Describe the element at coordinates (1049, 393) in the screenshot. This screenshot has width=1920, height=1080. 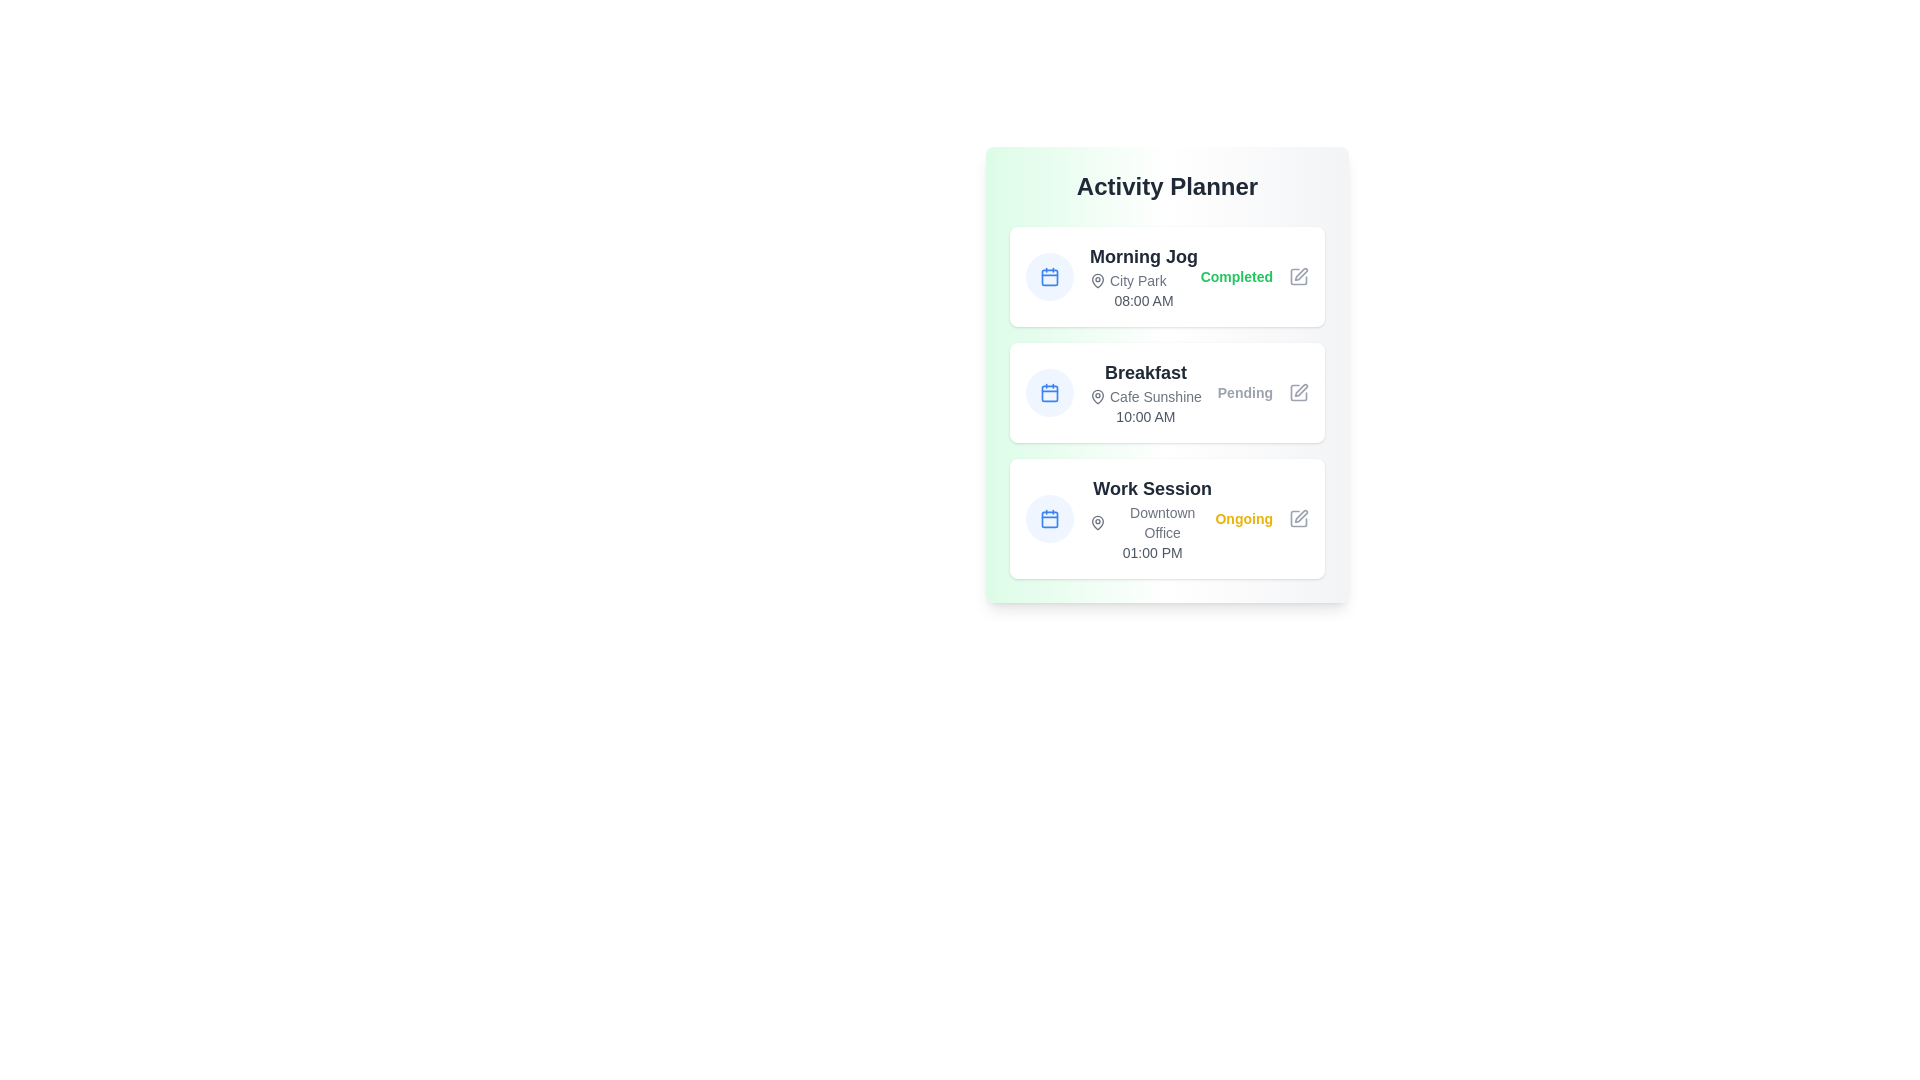
I see `the circular blue-themed calendar icon associated with the 'Breakfast' event for accessibility purposes` at that location.